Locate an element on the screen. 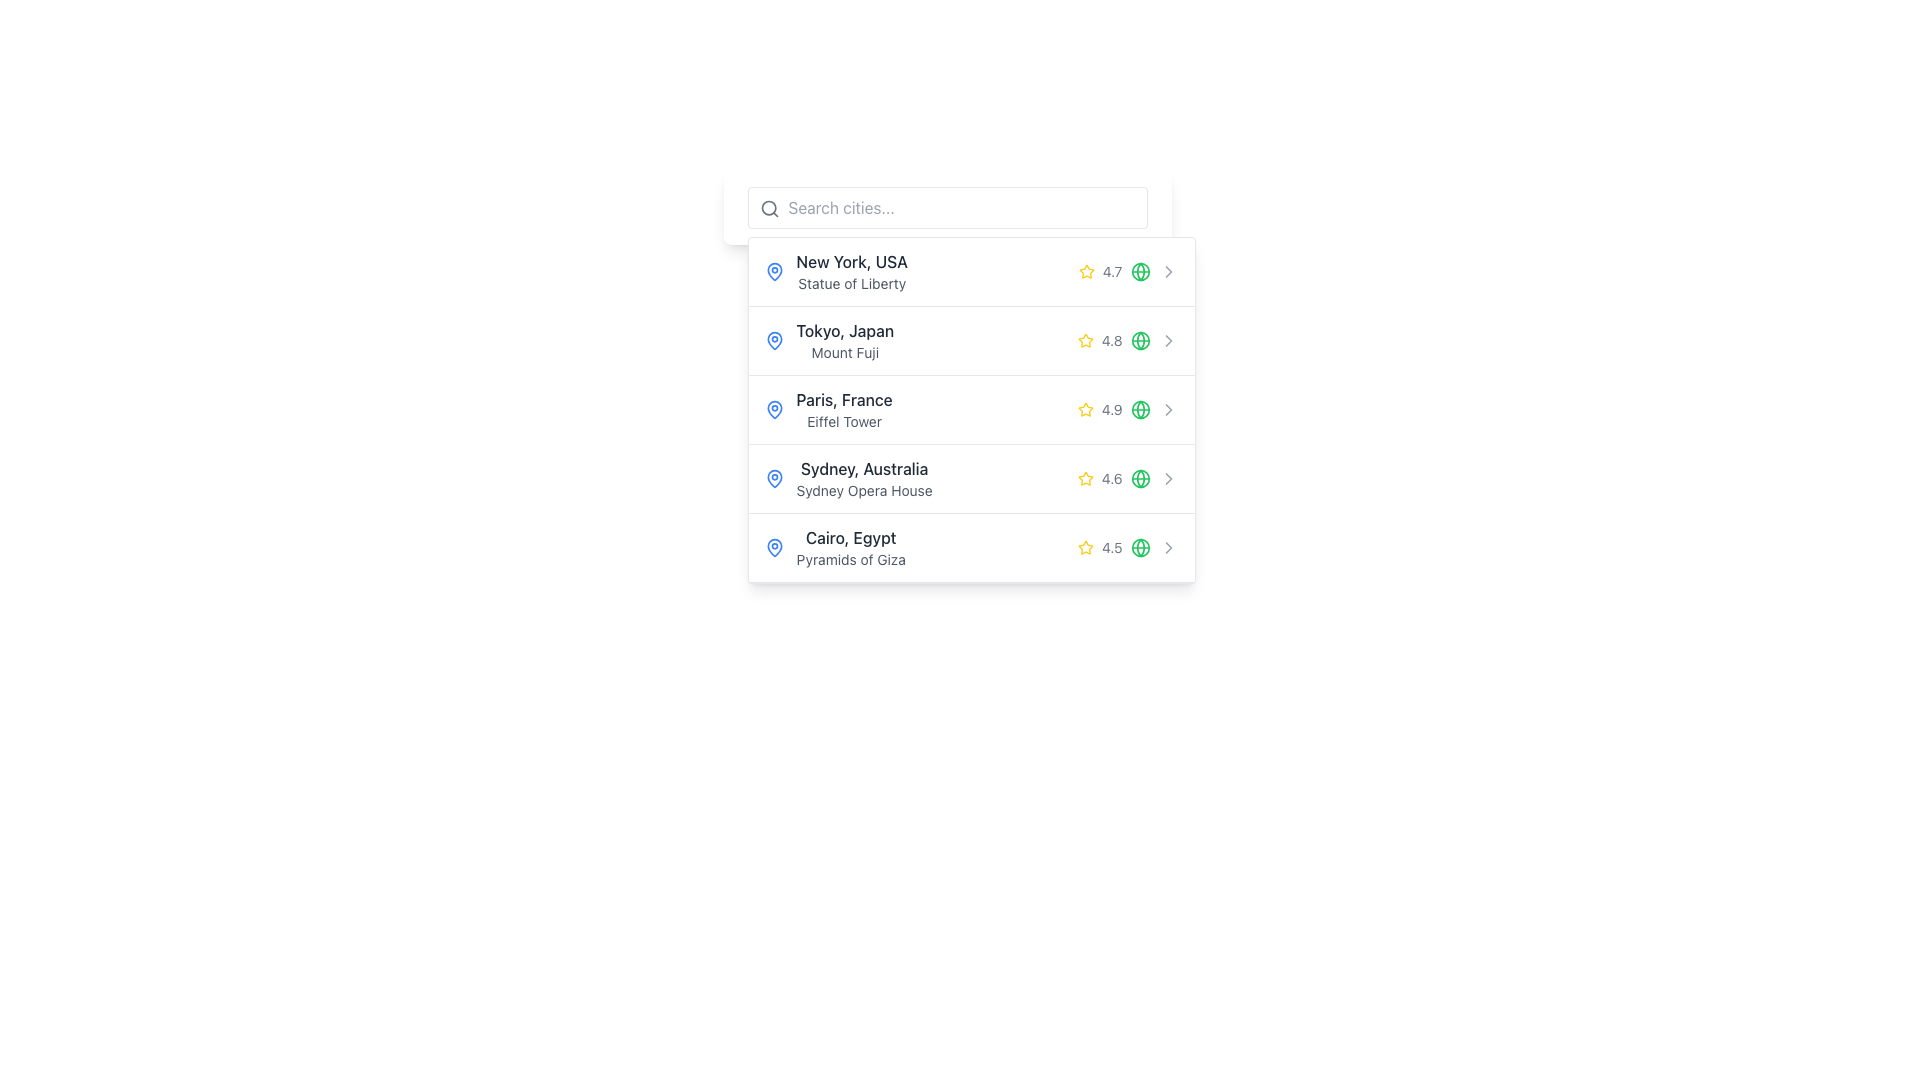  the star rating icon for 'Tokyo, Japan' located in the rating row, which is part of a column of similar icons is located at coordinates (1084, 339).